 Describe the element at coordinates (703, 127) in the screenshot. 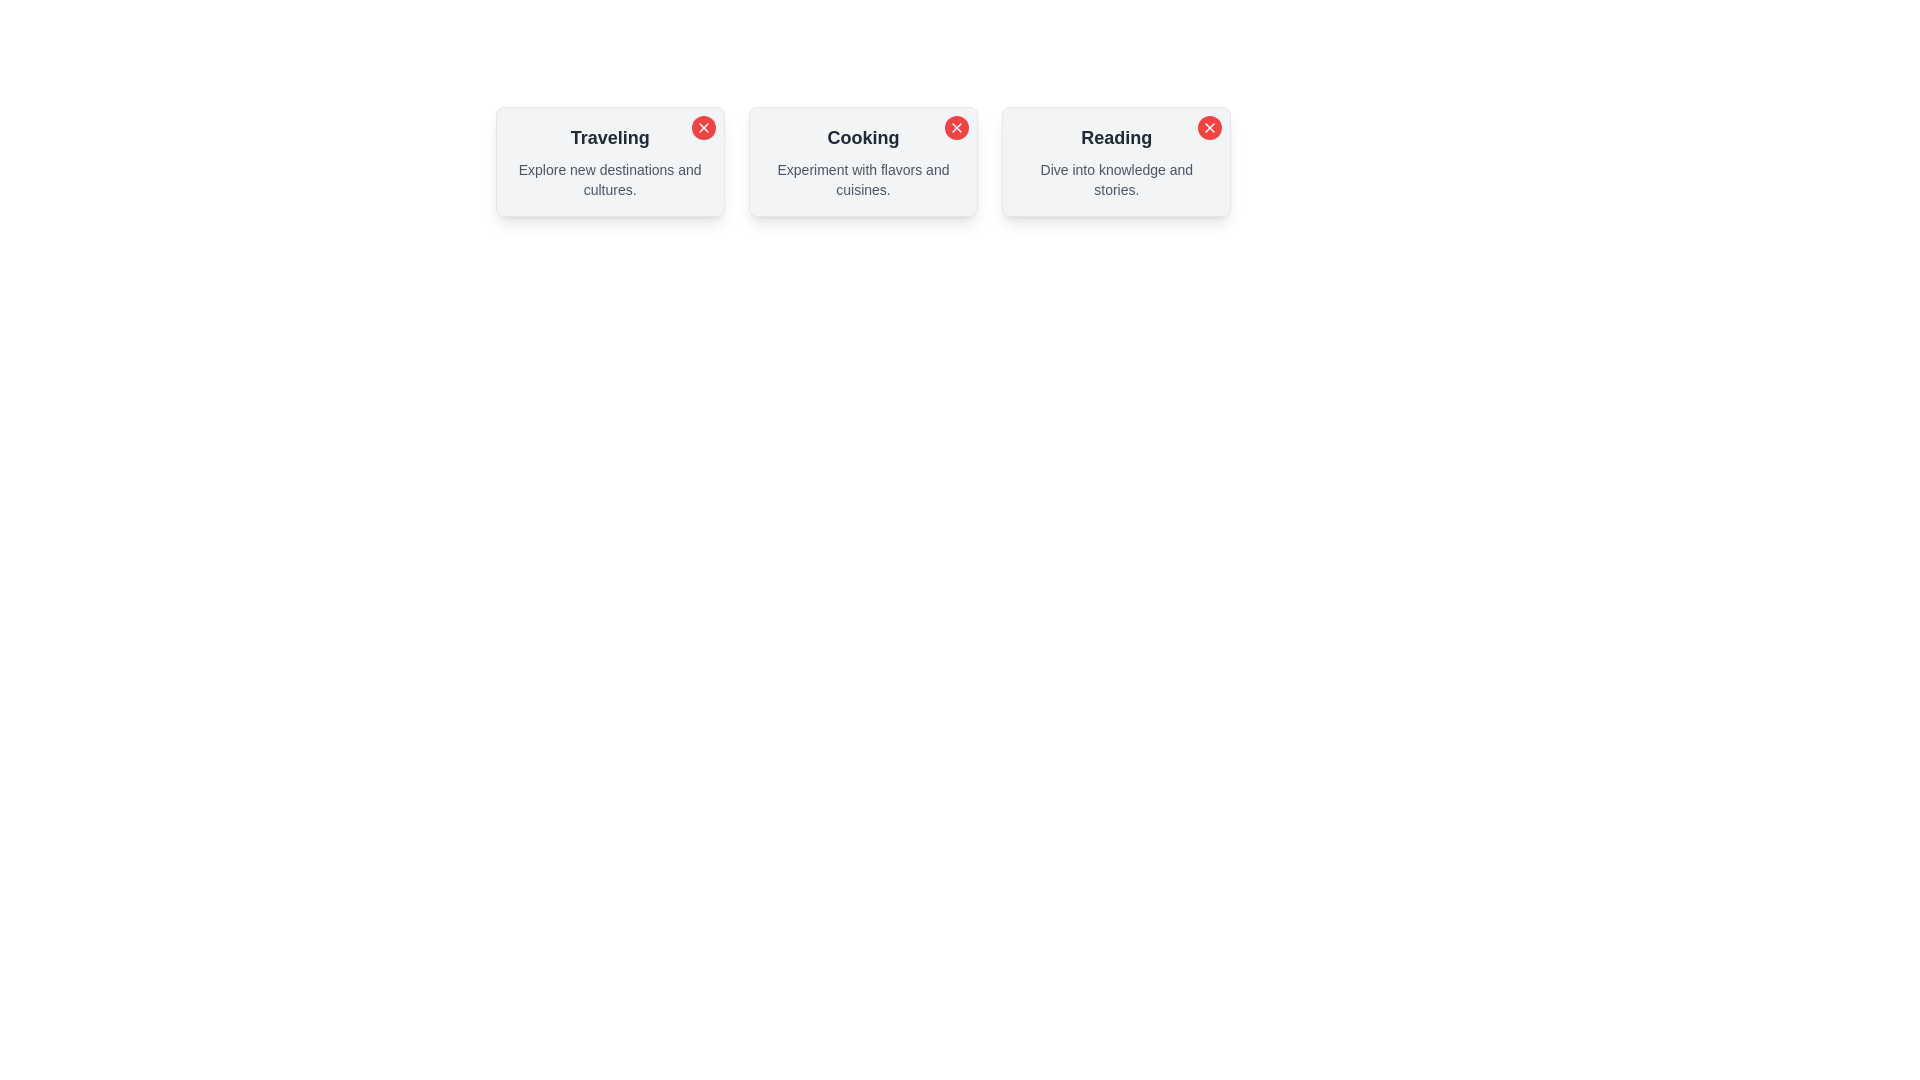

I see `the close button of the chip labeled Traveling` at that location.